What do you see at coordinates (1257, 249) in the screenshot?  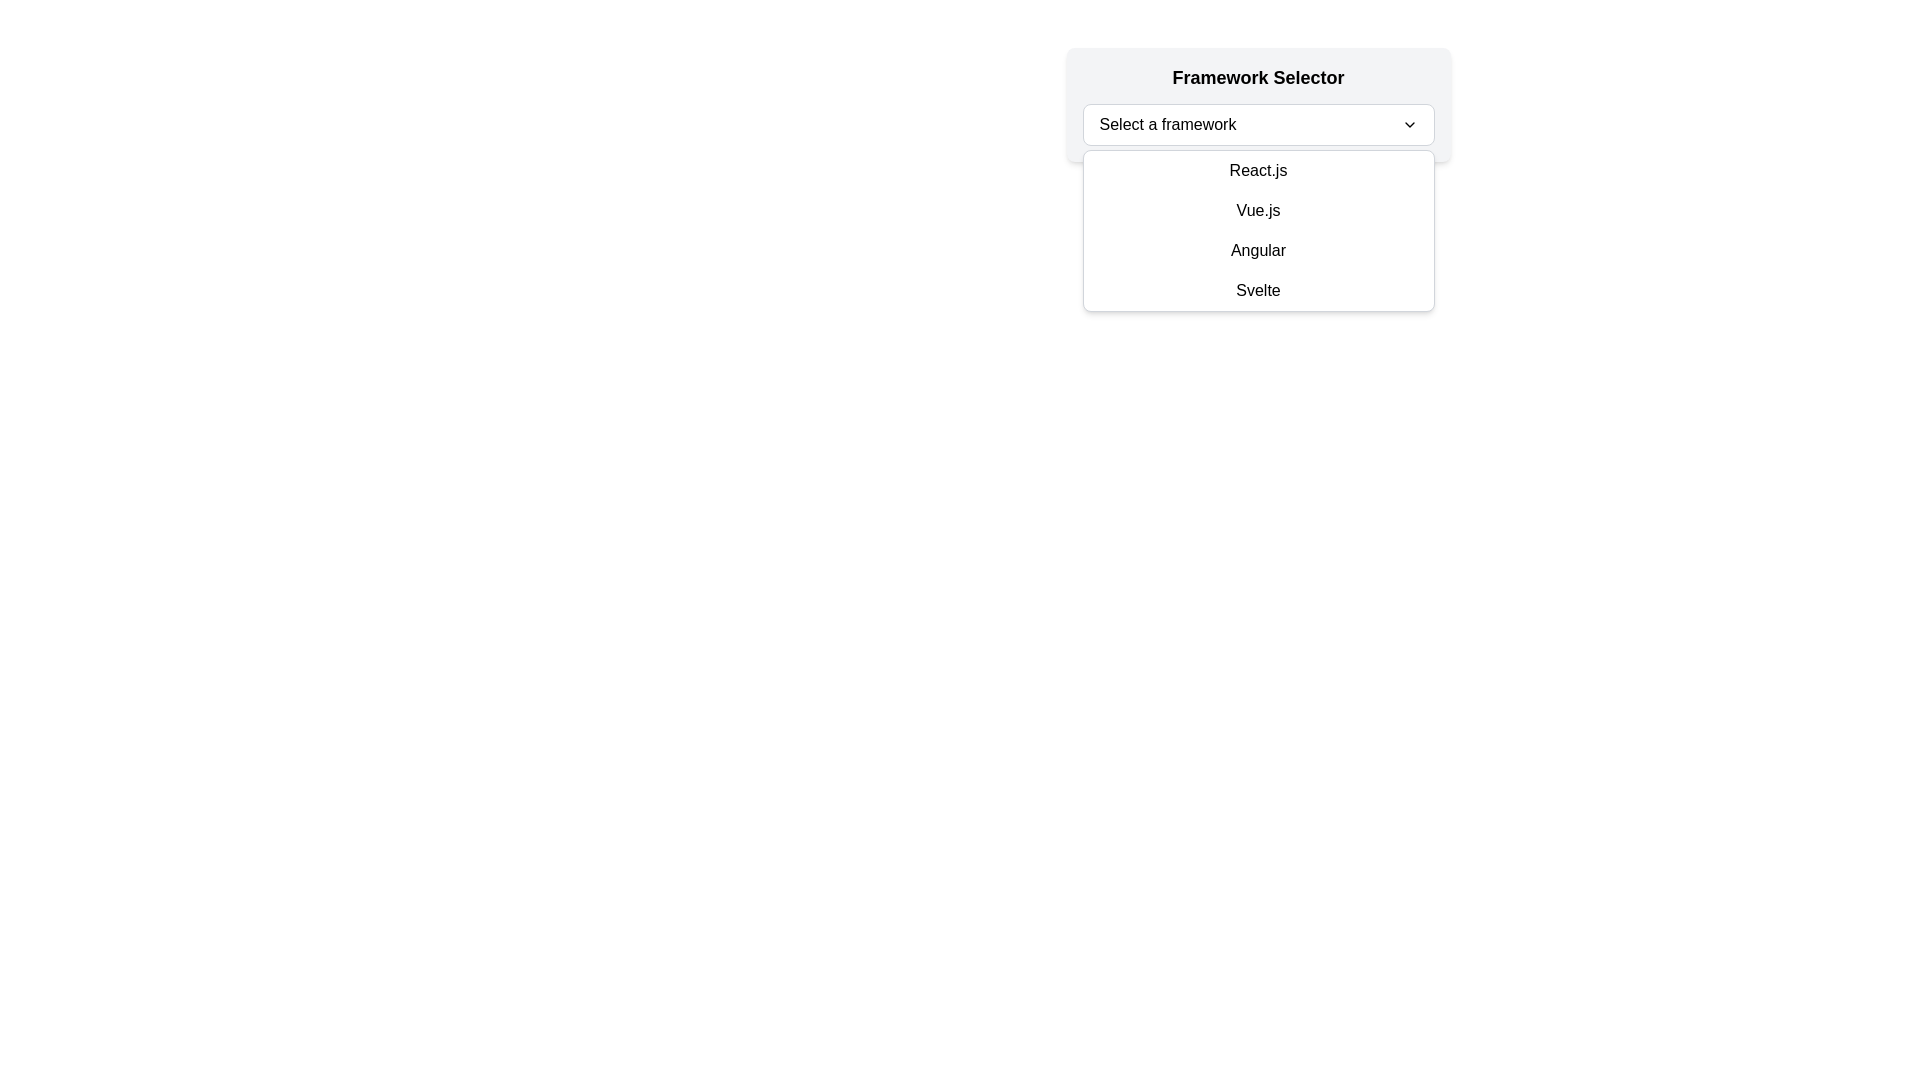 I see `the 'Angular' option in the dropdown menu` at bounding box center [1257, 249].